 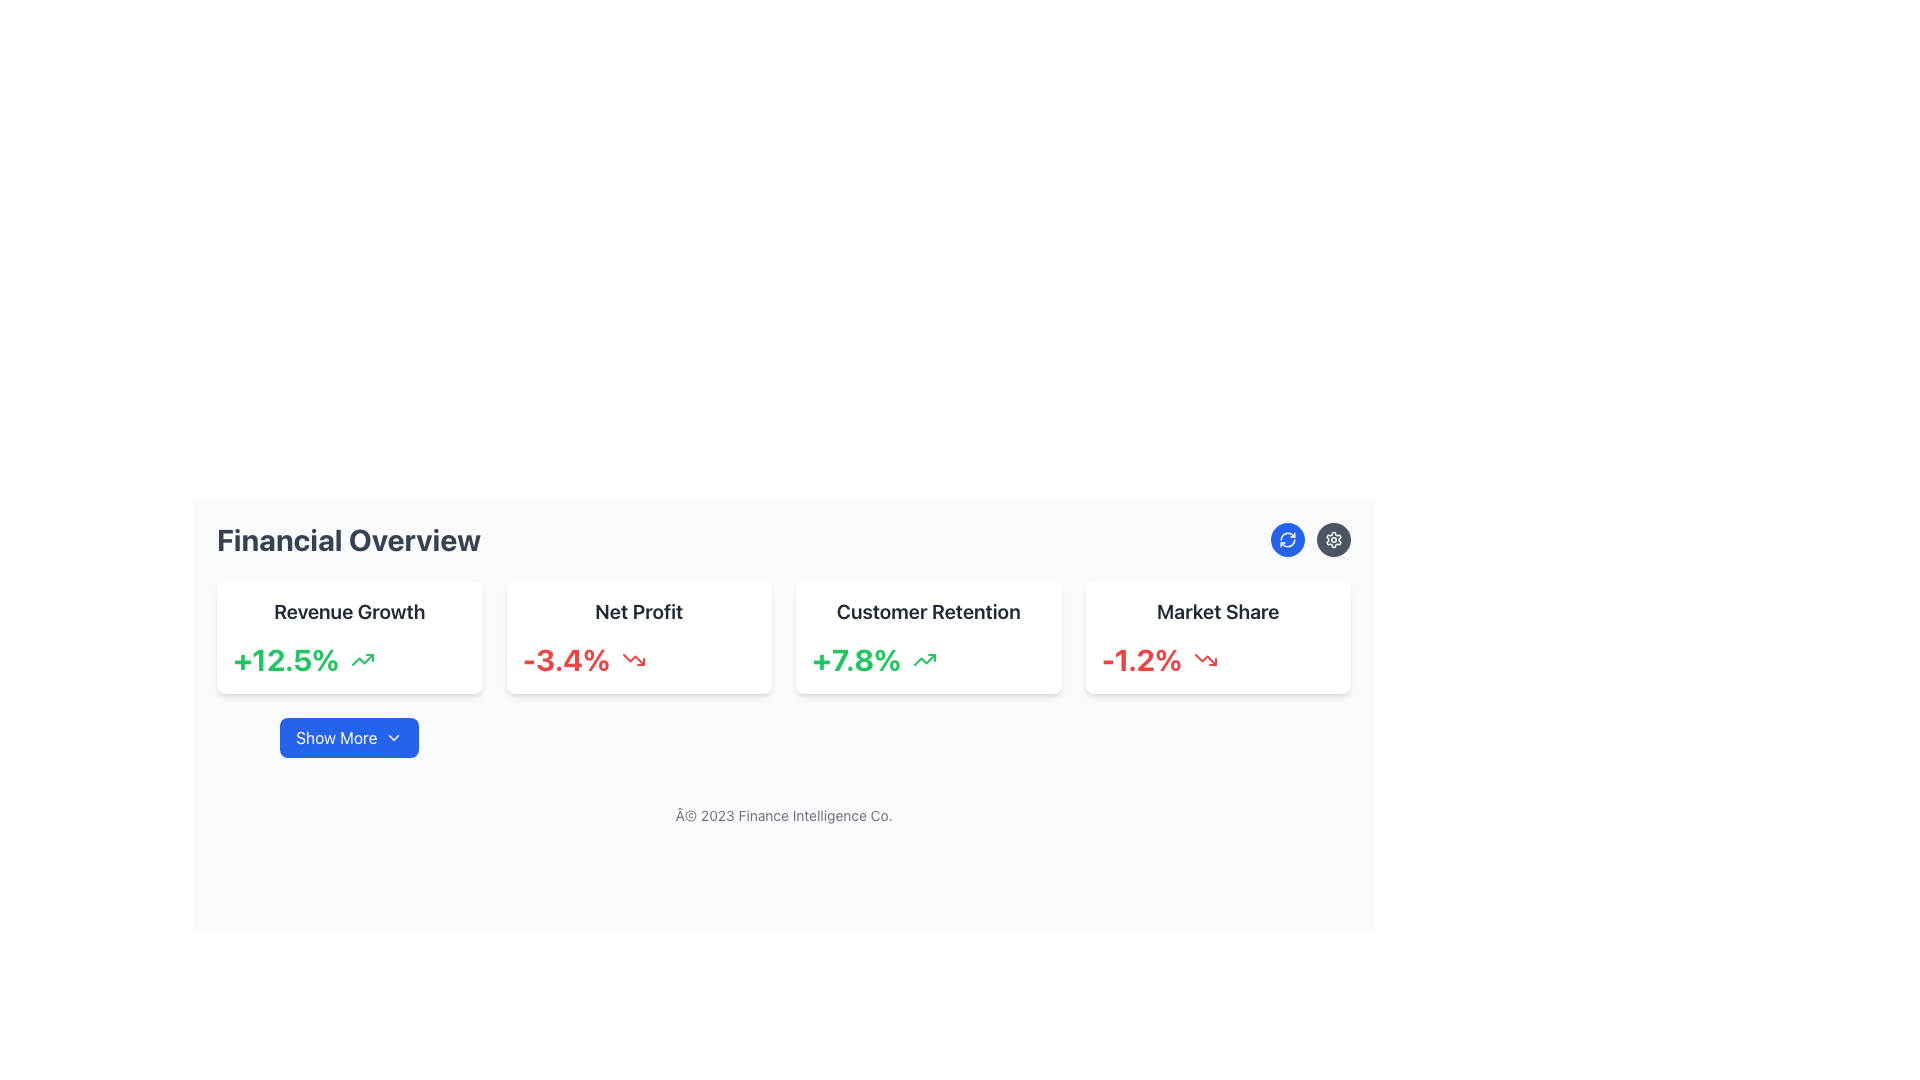 I want to click on the button located at the lower center of the financial metrics section, so click(x=349, y=737).